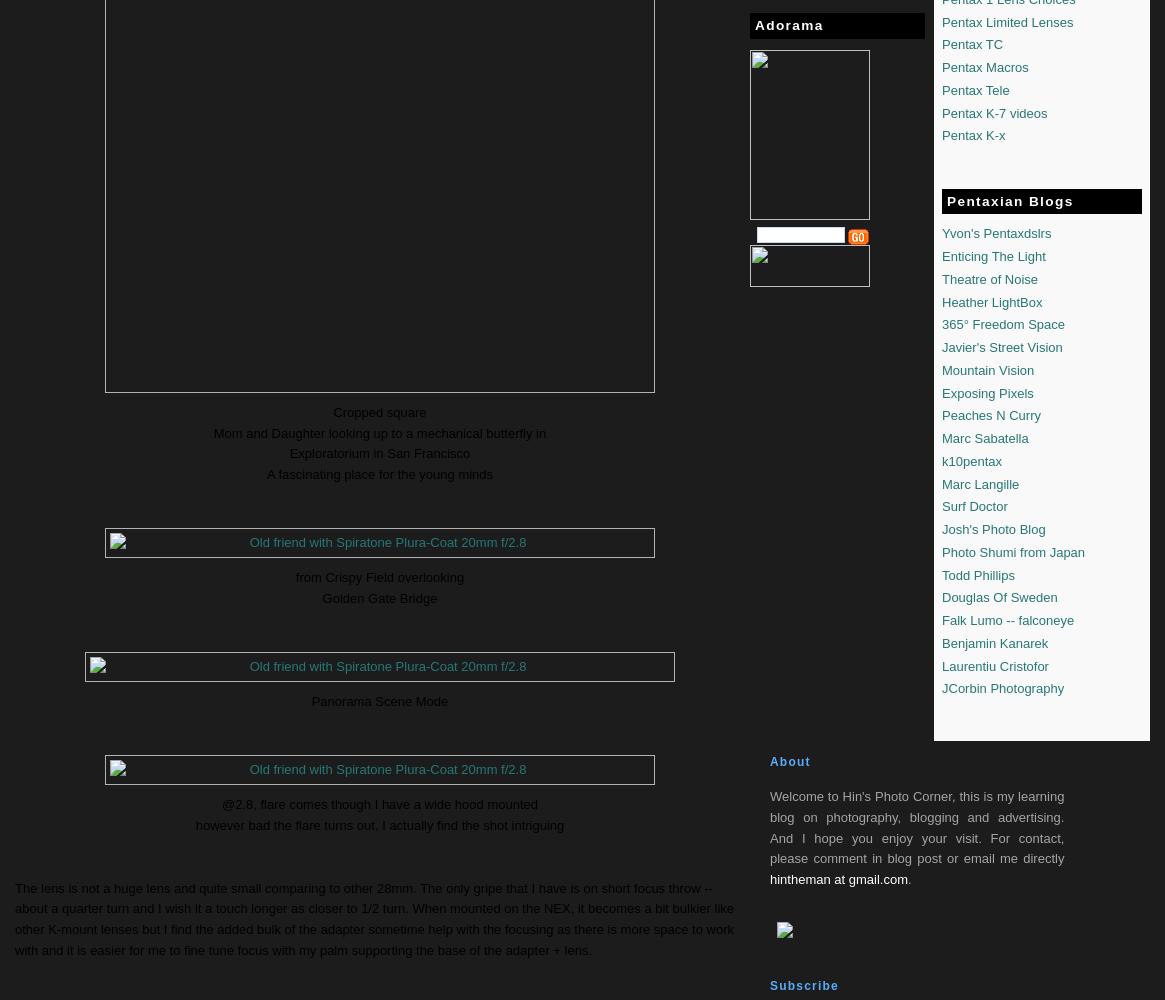 The width and height of the screenshot is (1165, 1000). Describe the element at coordinates (802, 984) in the screenshot. I see `'Subscribe'` at that location.